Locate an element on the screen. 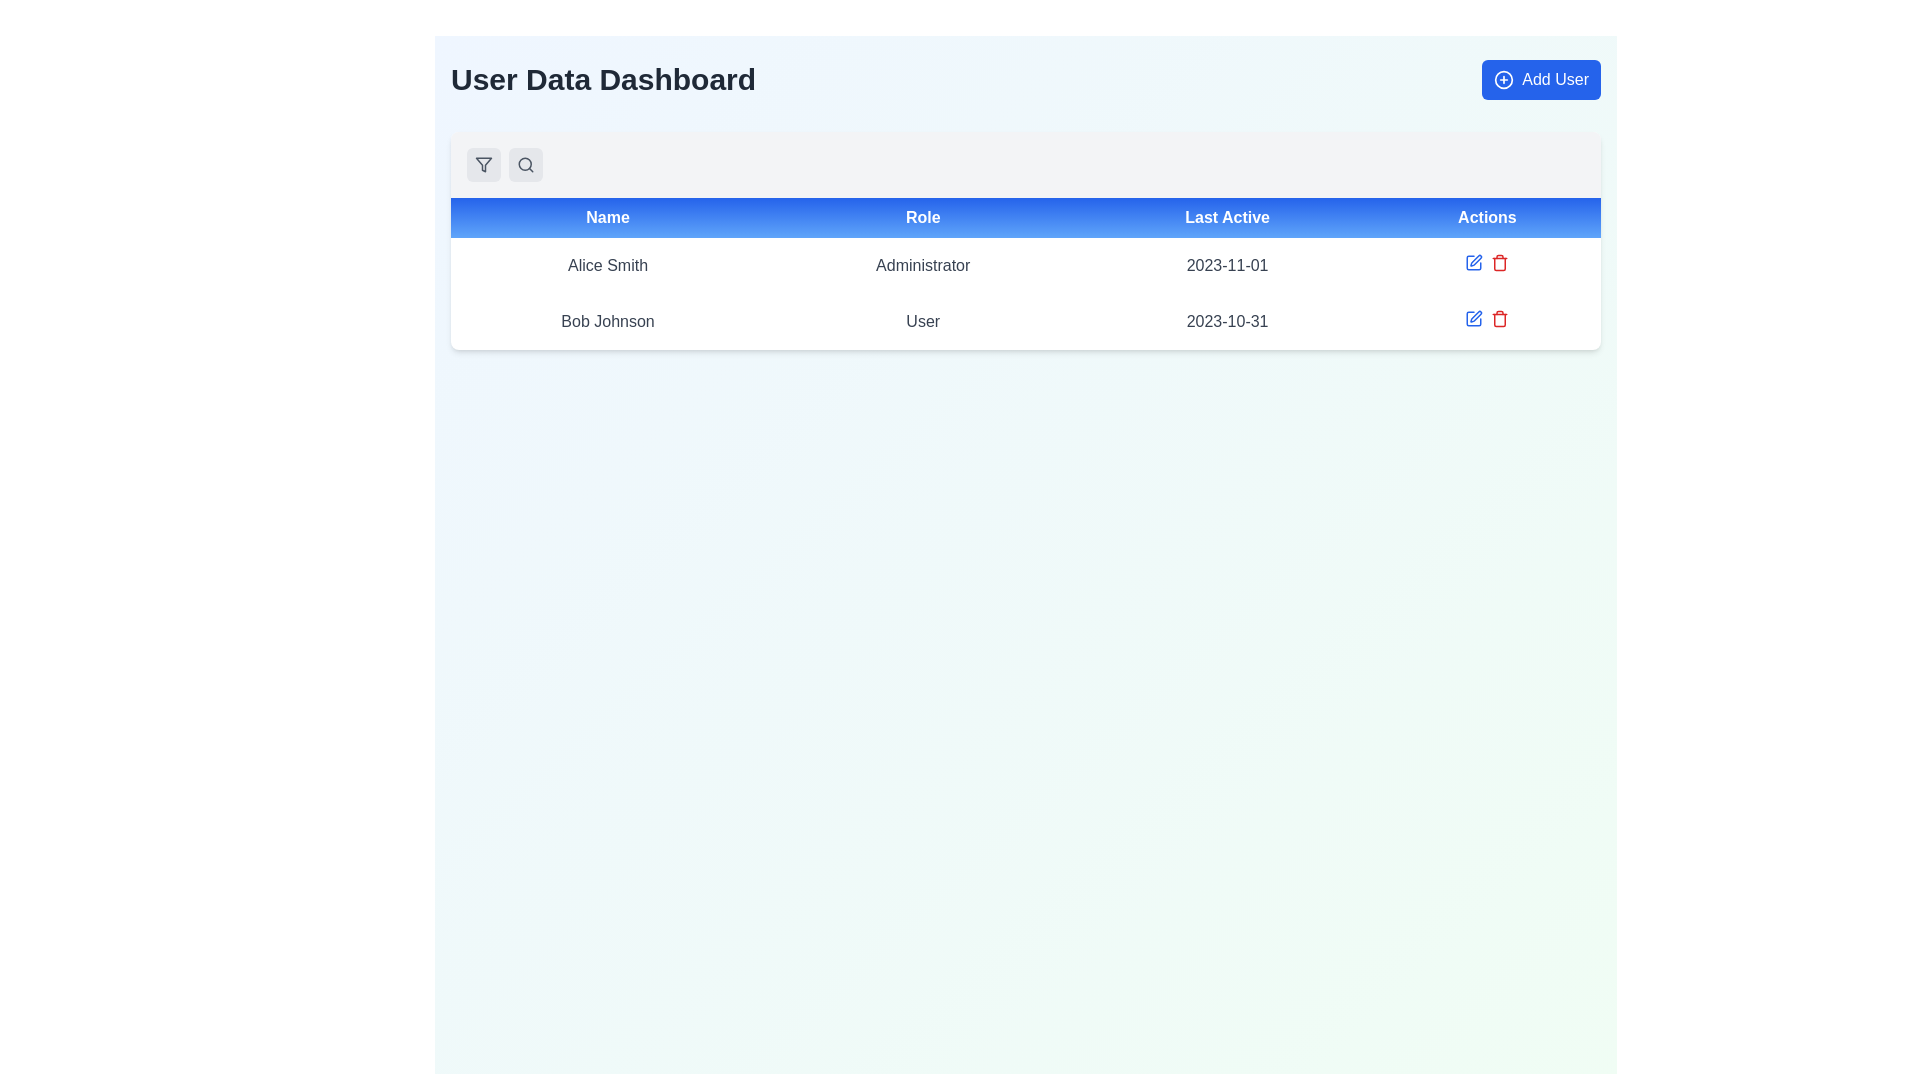 This screenshot has width=1920, height=1080. the text label displaying 'Administrator' located in the second cell of the first data row under the 'Role' column in the table is located at coordinates (922, 265).